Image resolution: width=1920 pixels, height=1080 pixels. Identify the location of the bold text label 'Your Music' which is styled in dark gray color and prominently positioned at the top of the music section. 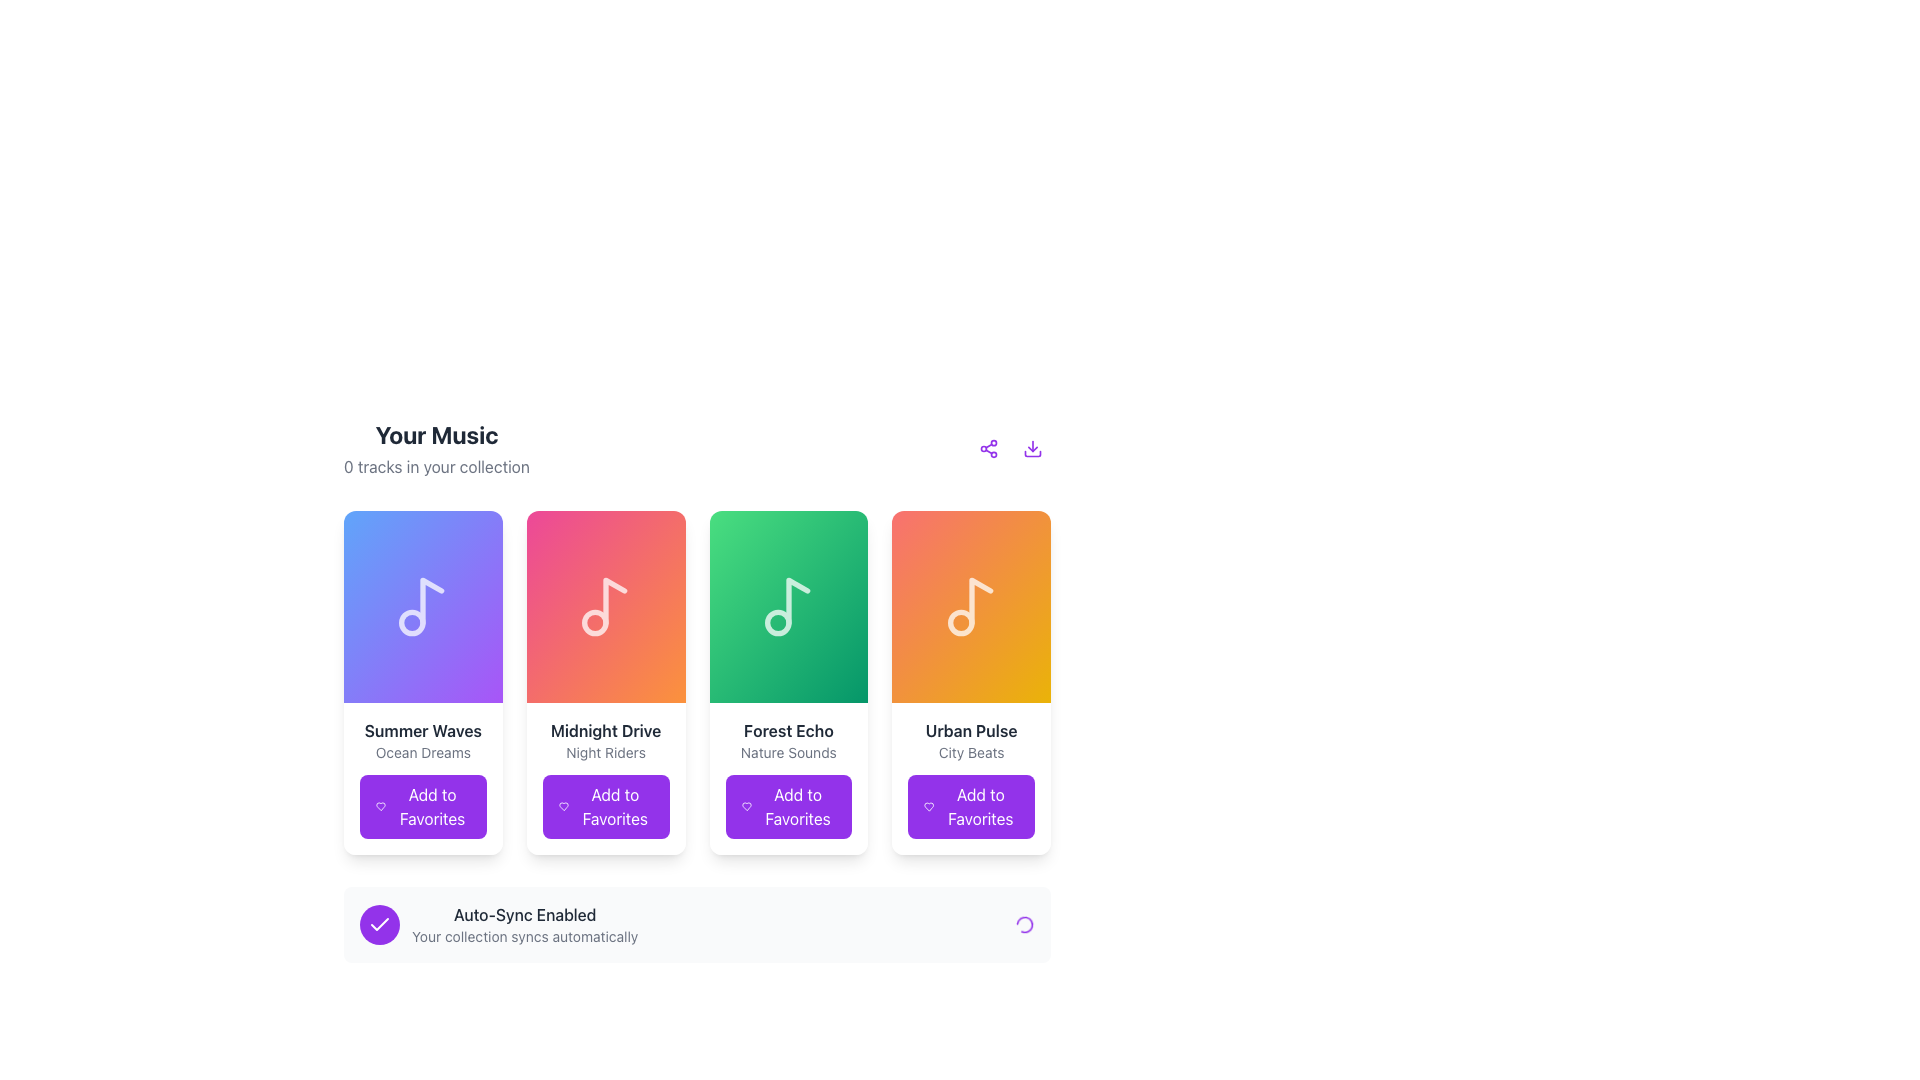
(435, 434).